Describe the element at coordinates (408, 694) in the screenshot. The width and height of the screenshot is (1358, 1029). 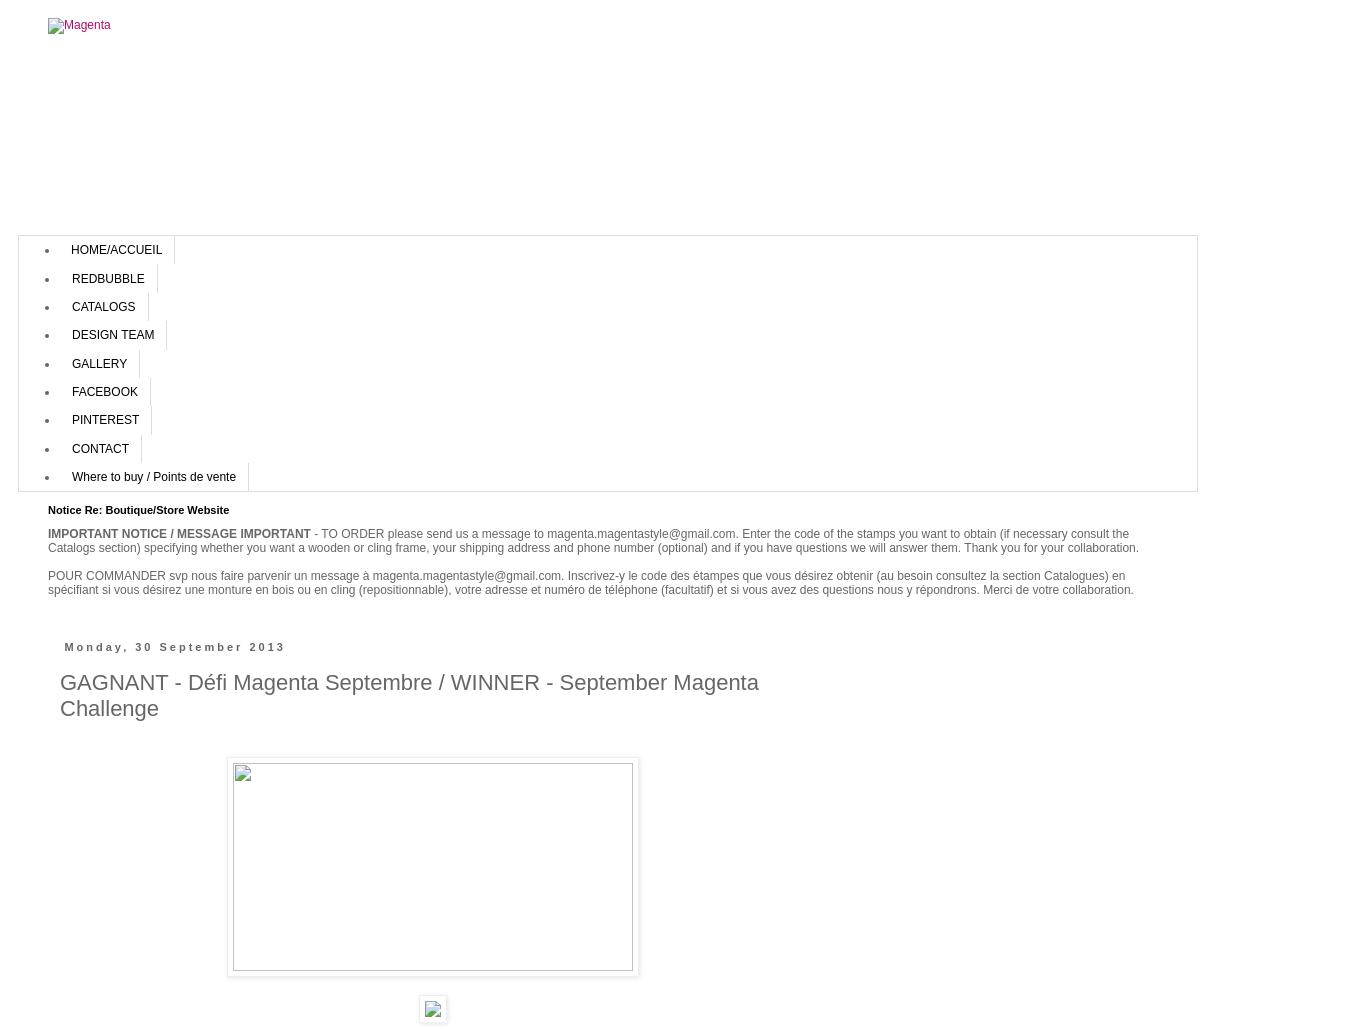
I see `'GAGNANT - Défi Magenta Septembre / WINNER - September Magenta Challenge'` at that location.